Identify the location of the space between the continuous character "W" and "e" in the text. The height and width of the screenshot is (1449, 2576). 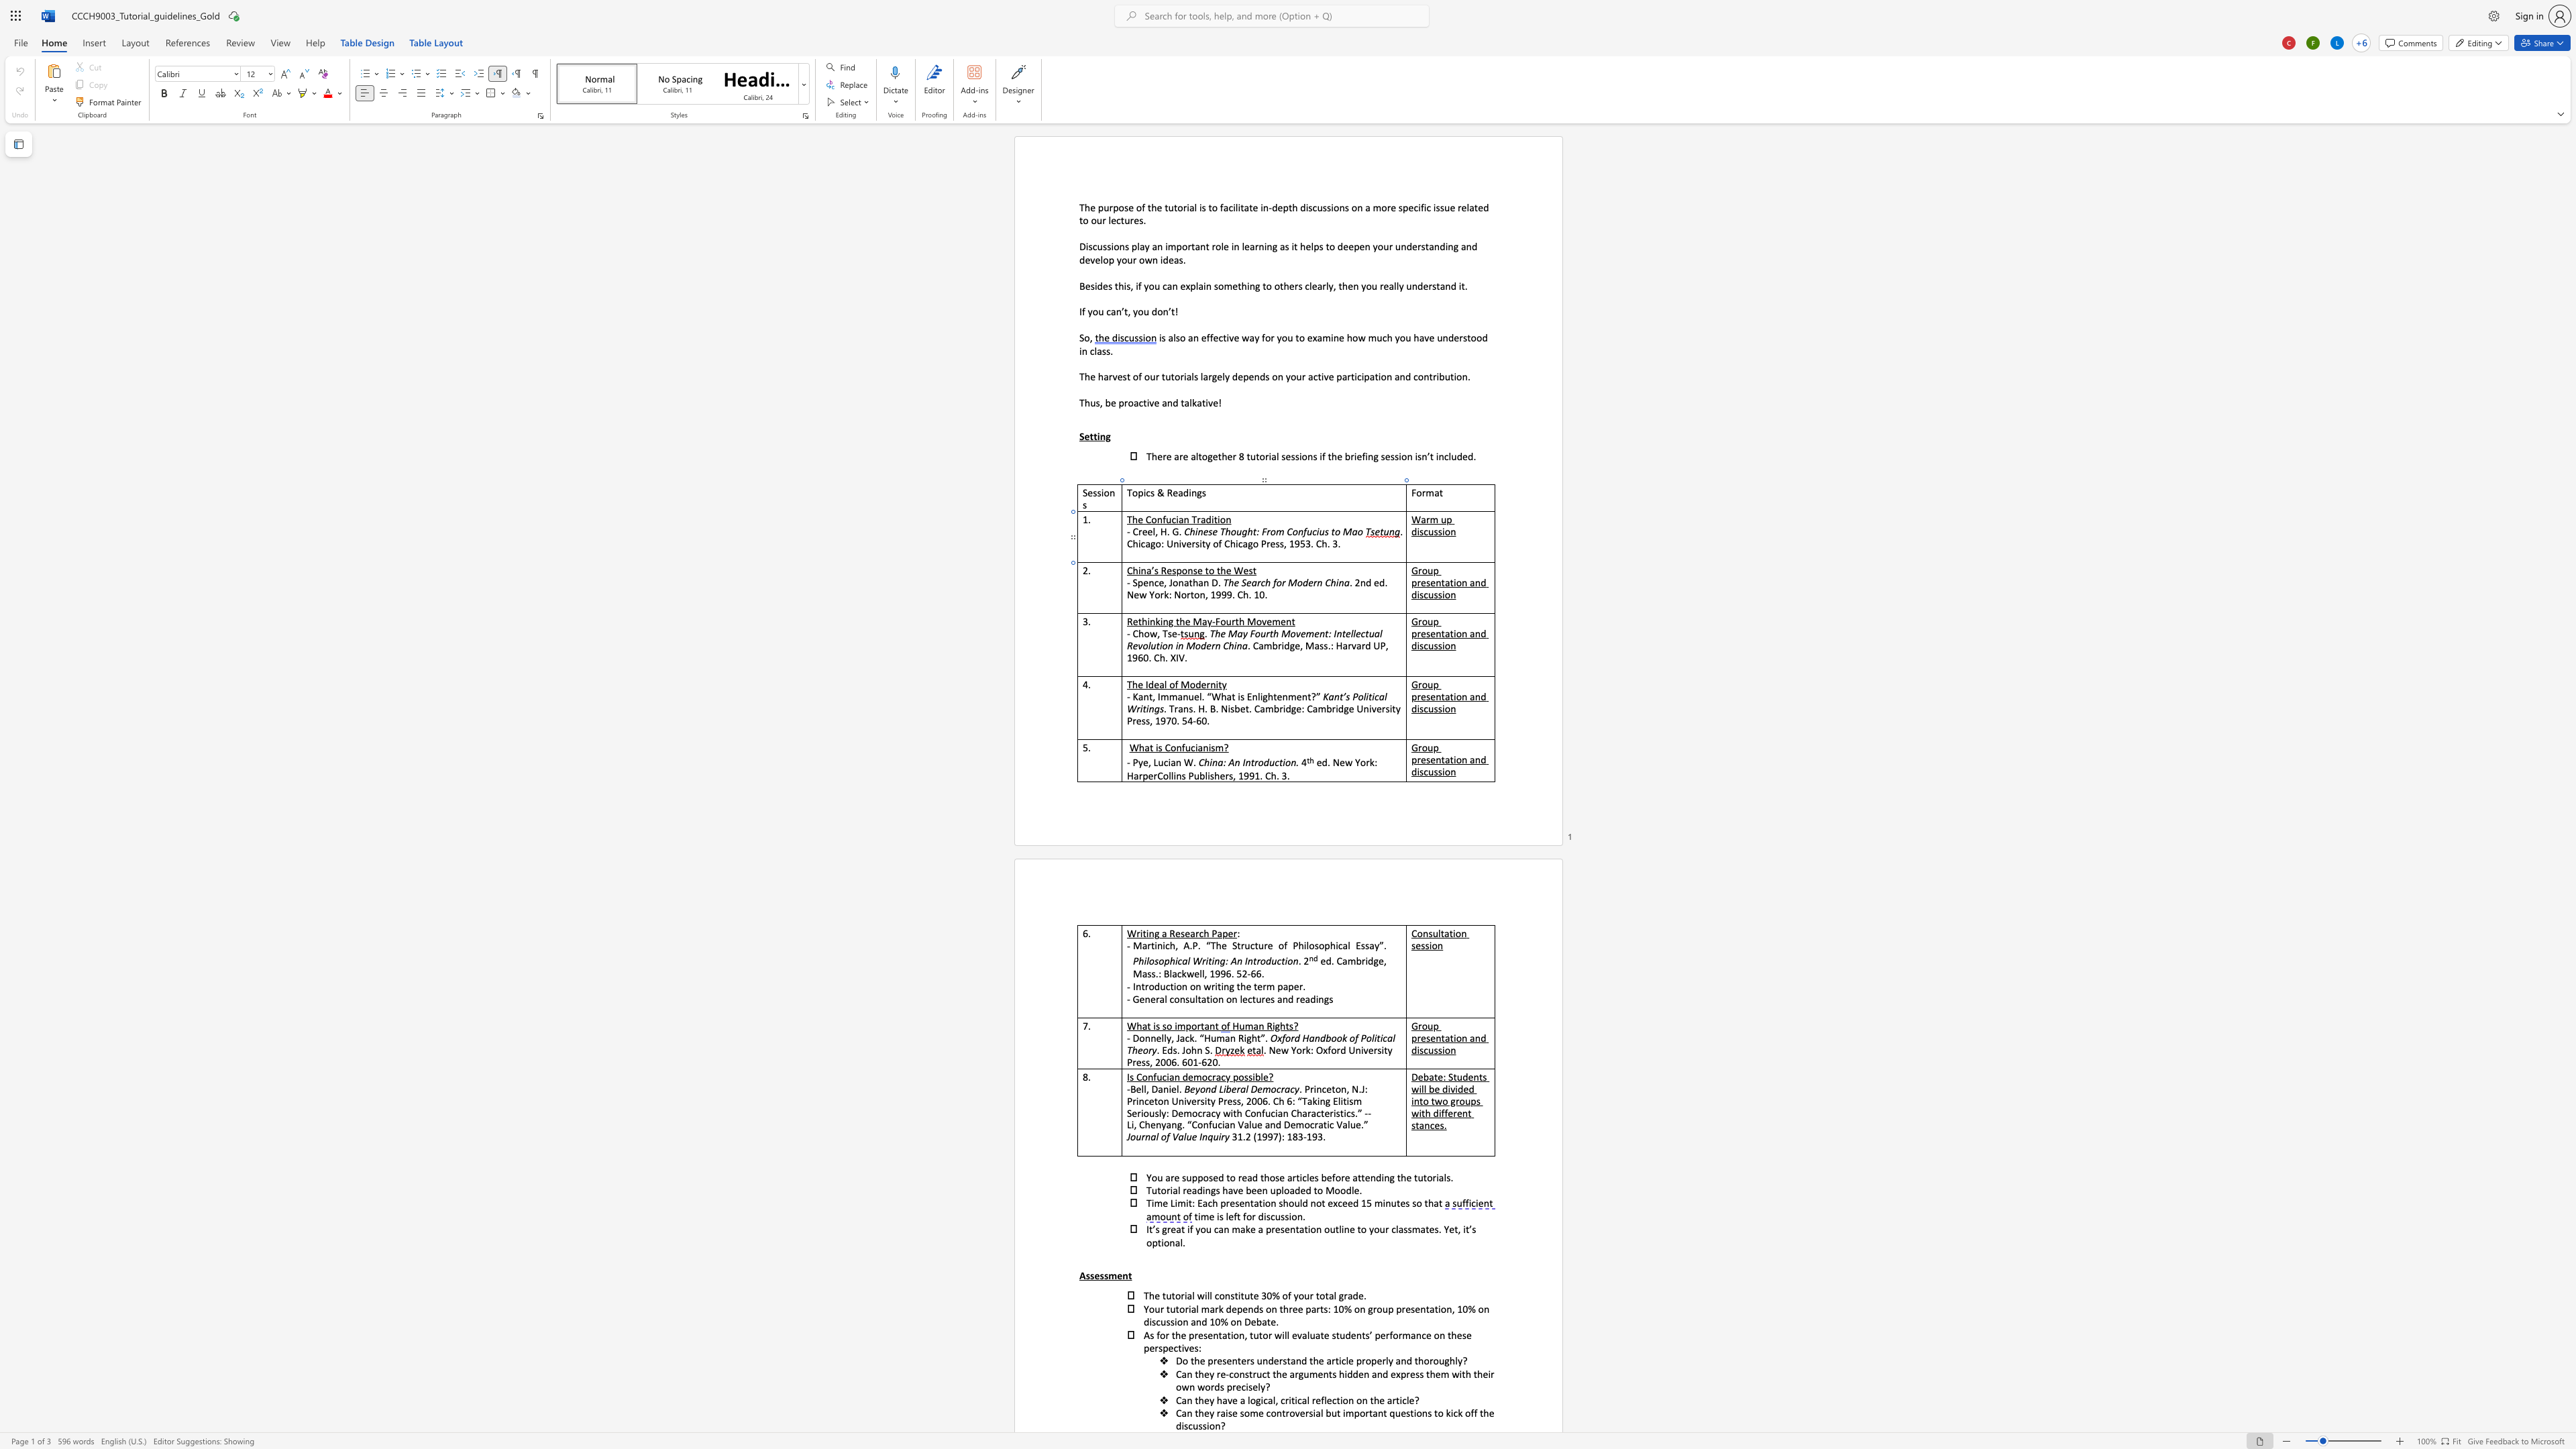
(1241, 570).